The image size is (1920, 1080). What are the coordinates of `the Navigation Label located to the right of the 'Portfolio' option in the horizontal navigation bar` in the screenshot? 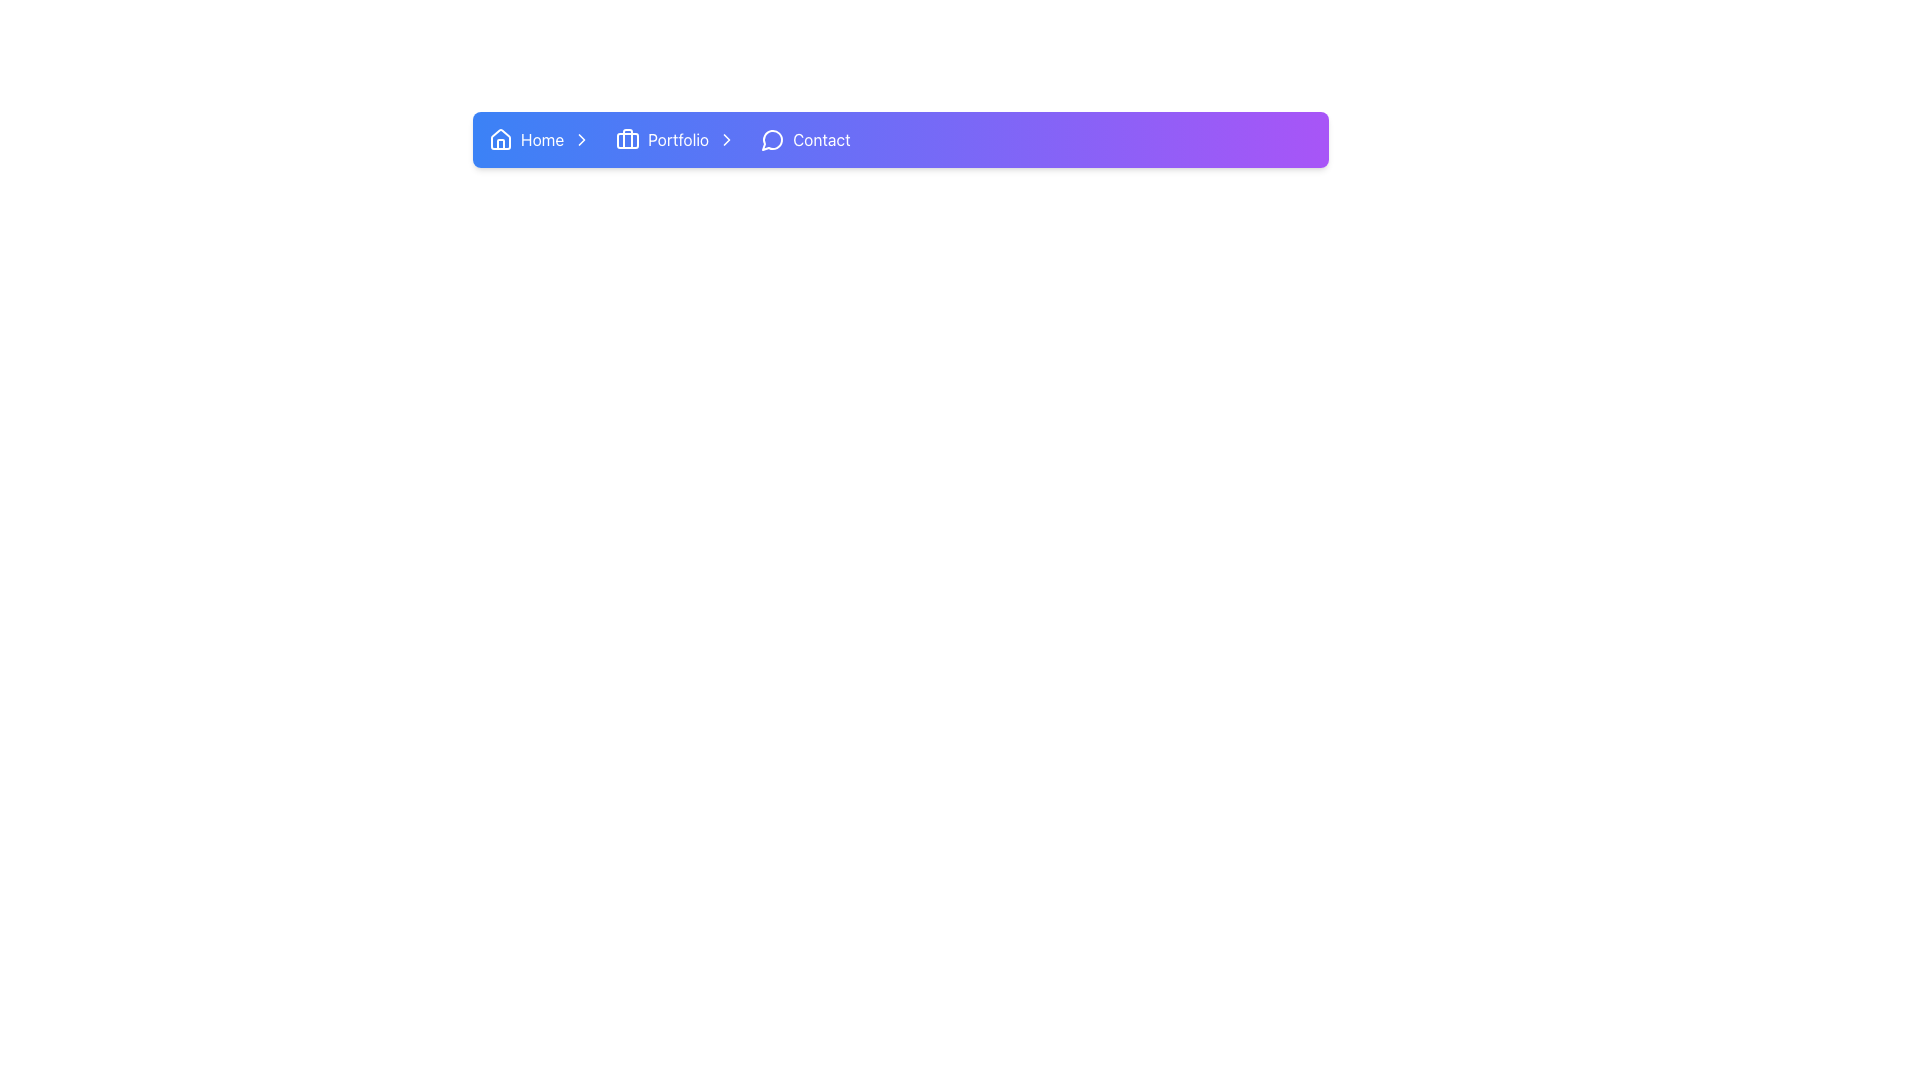 It's located at (806, 138).